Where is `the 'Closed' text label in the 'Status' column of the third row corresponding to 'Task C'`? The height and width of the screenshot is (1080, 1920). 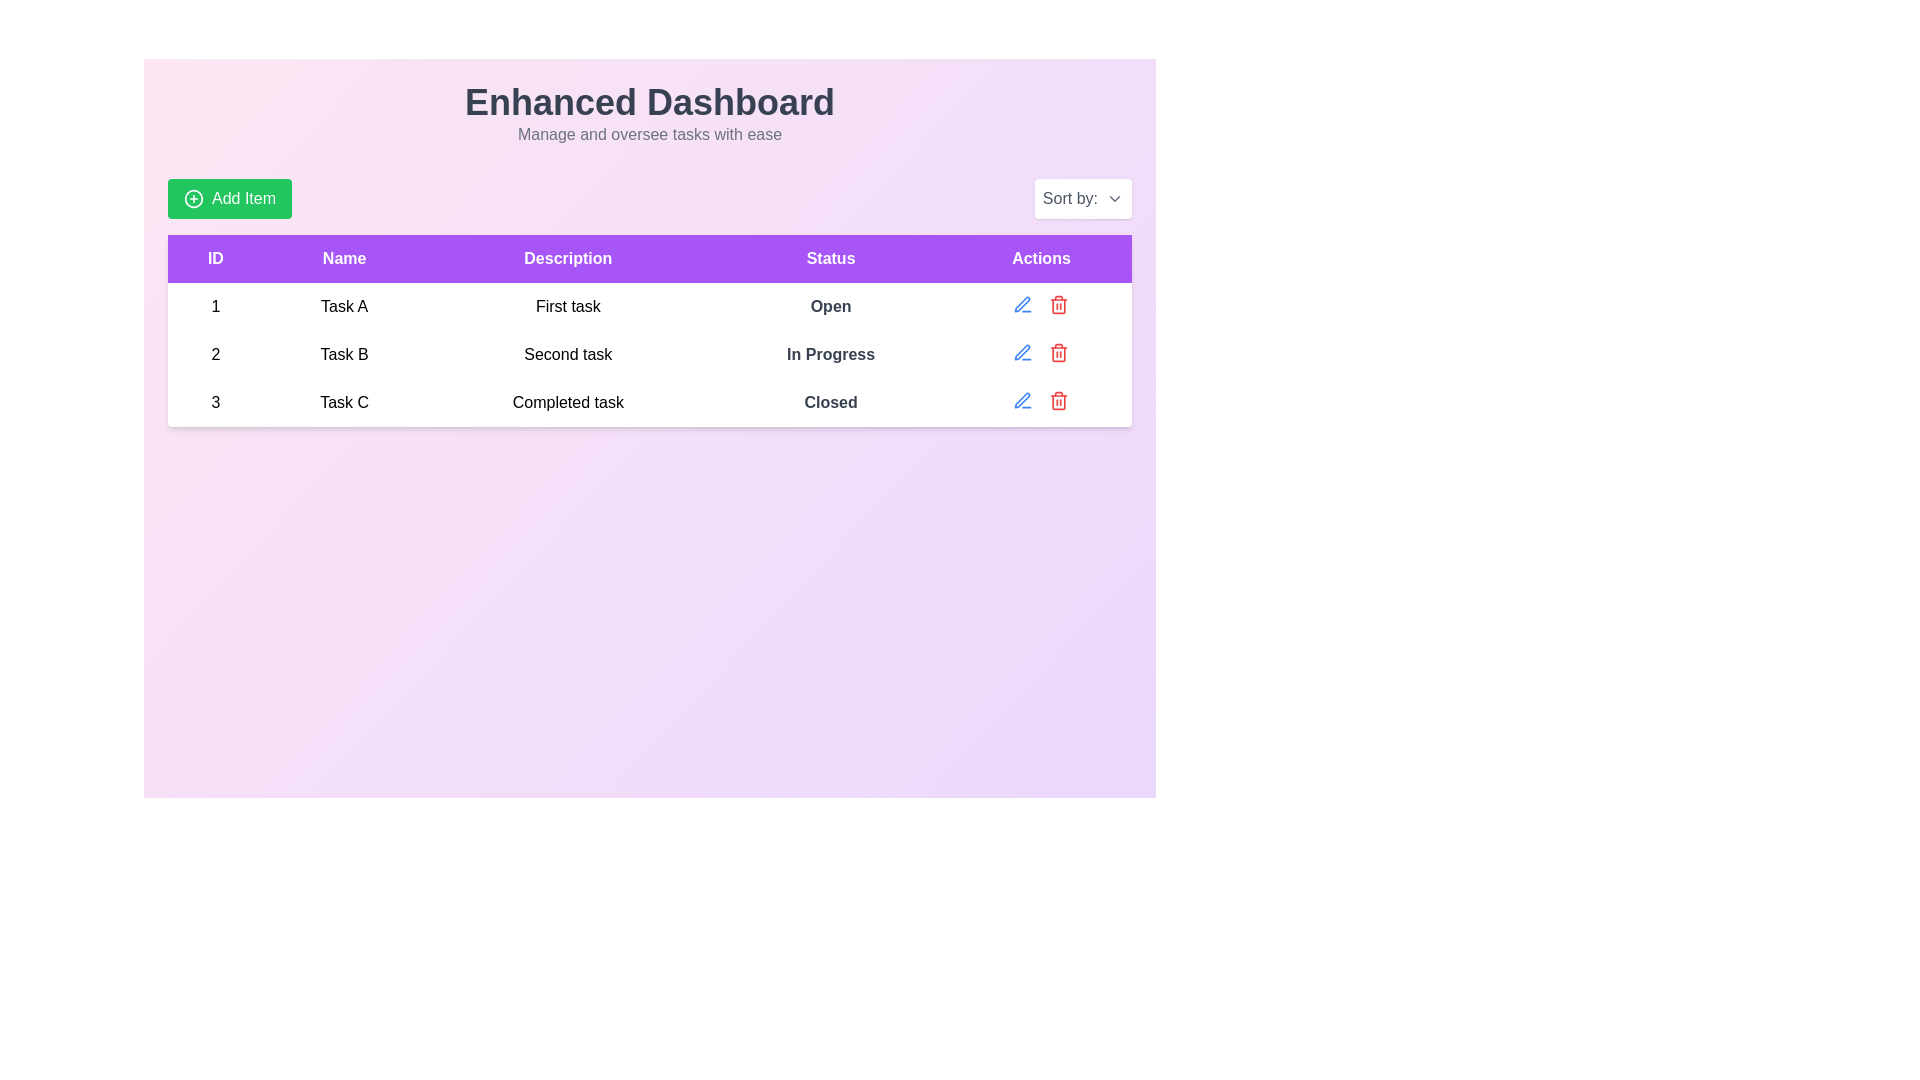
the 'Closed' text label in the 'Status' column of the third row corresponding to 'Task C' is located at coordinates (831, 402).